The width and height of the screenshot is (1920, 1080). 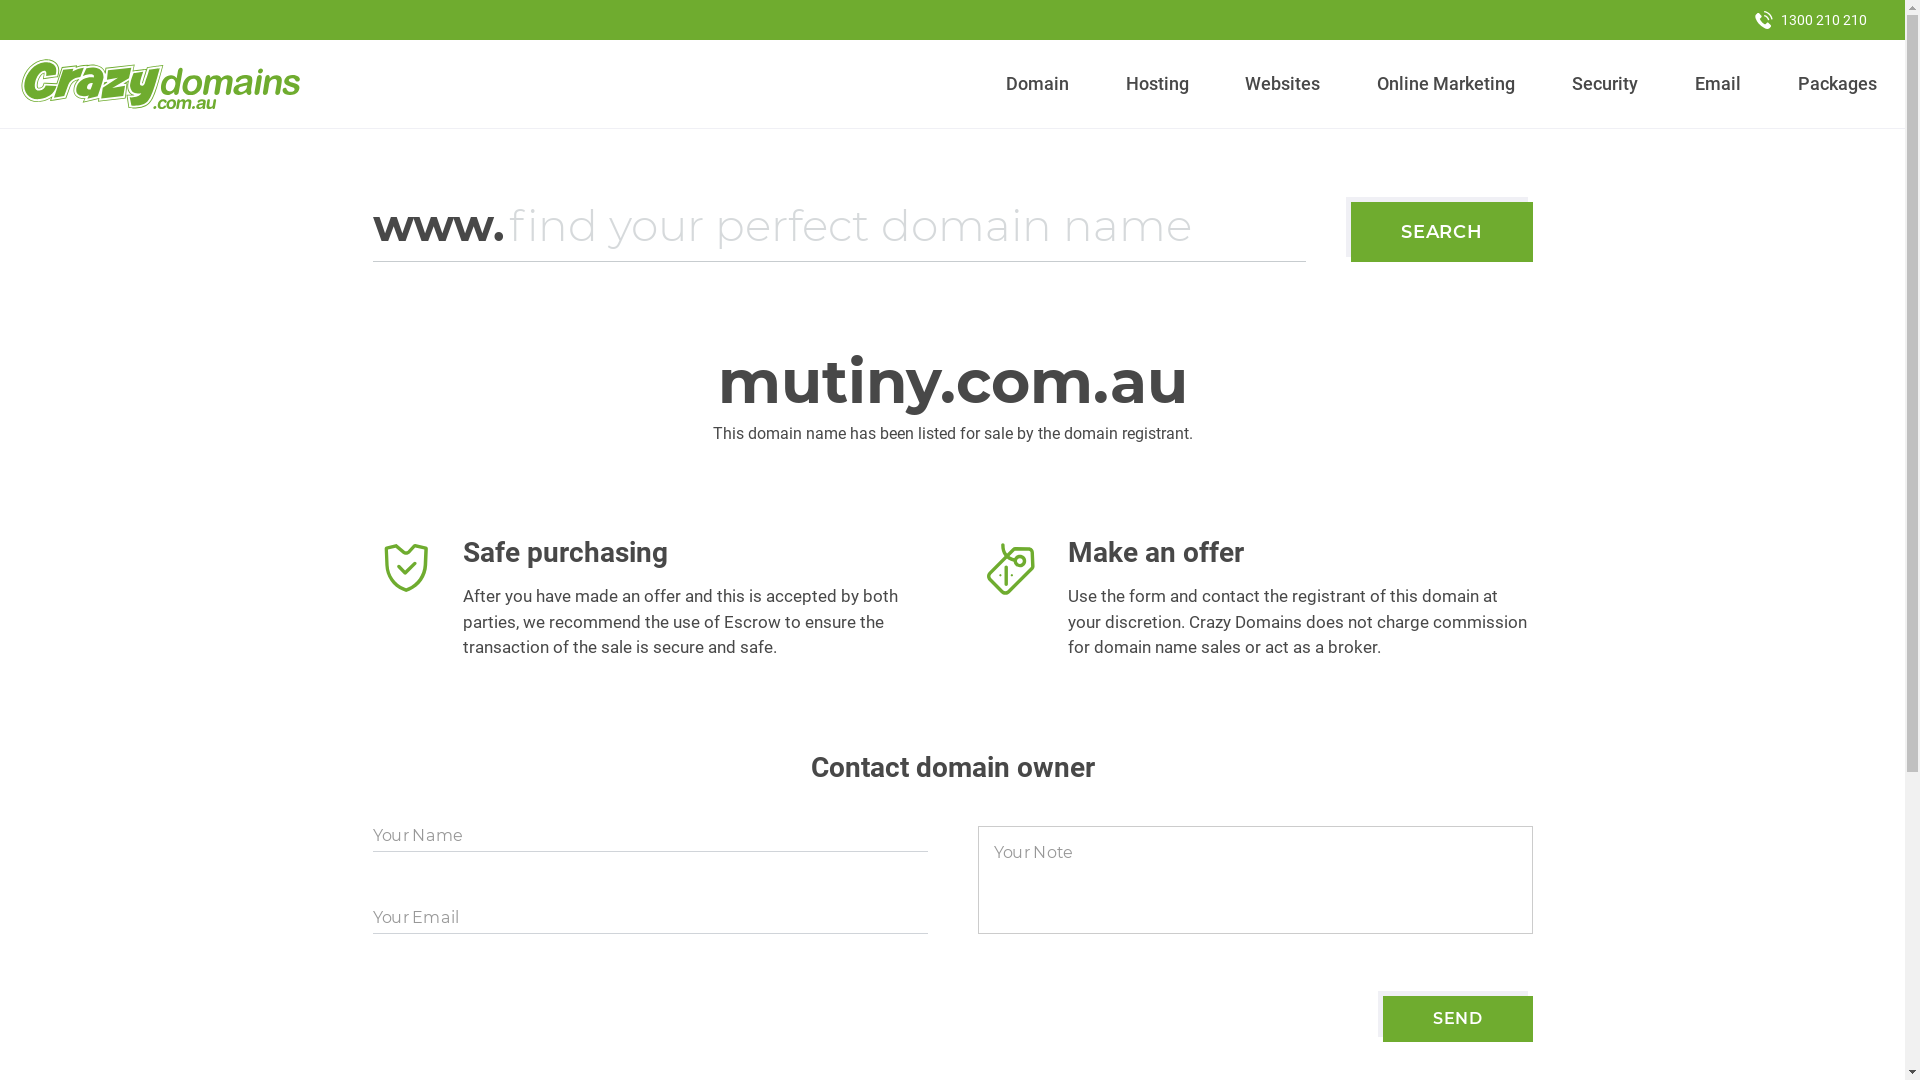 I want to click on 'Websites', so click(x=1282, y=83).